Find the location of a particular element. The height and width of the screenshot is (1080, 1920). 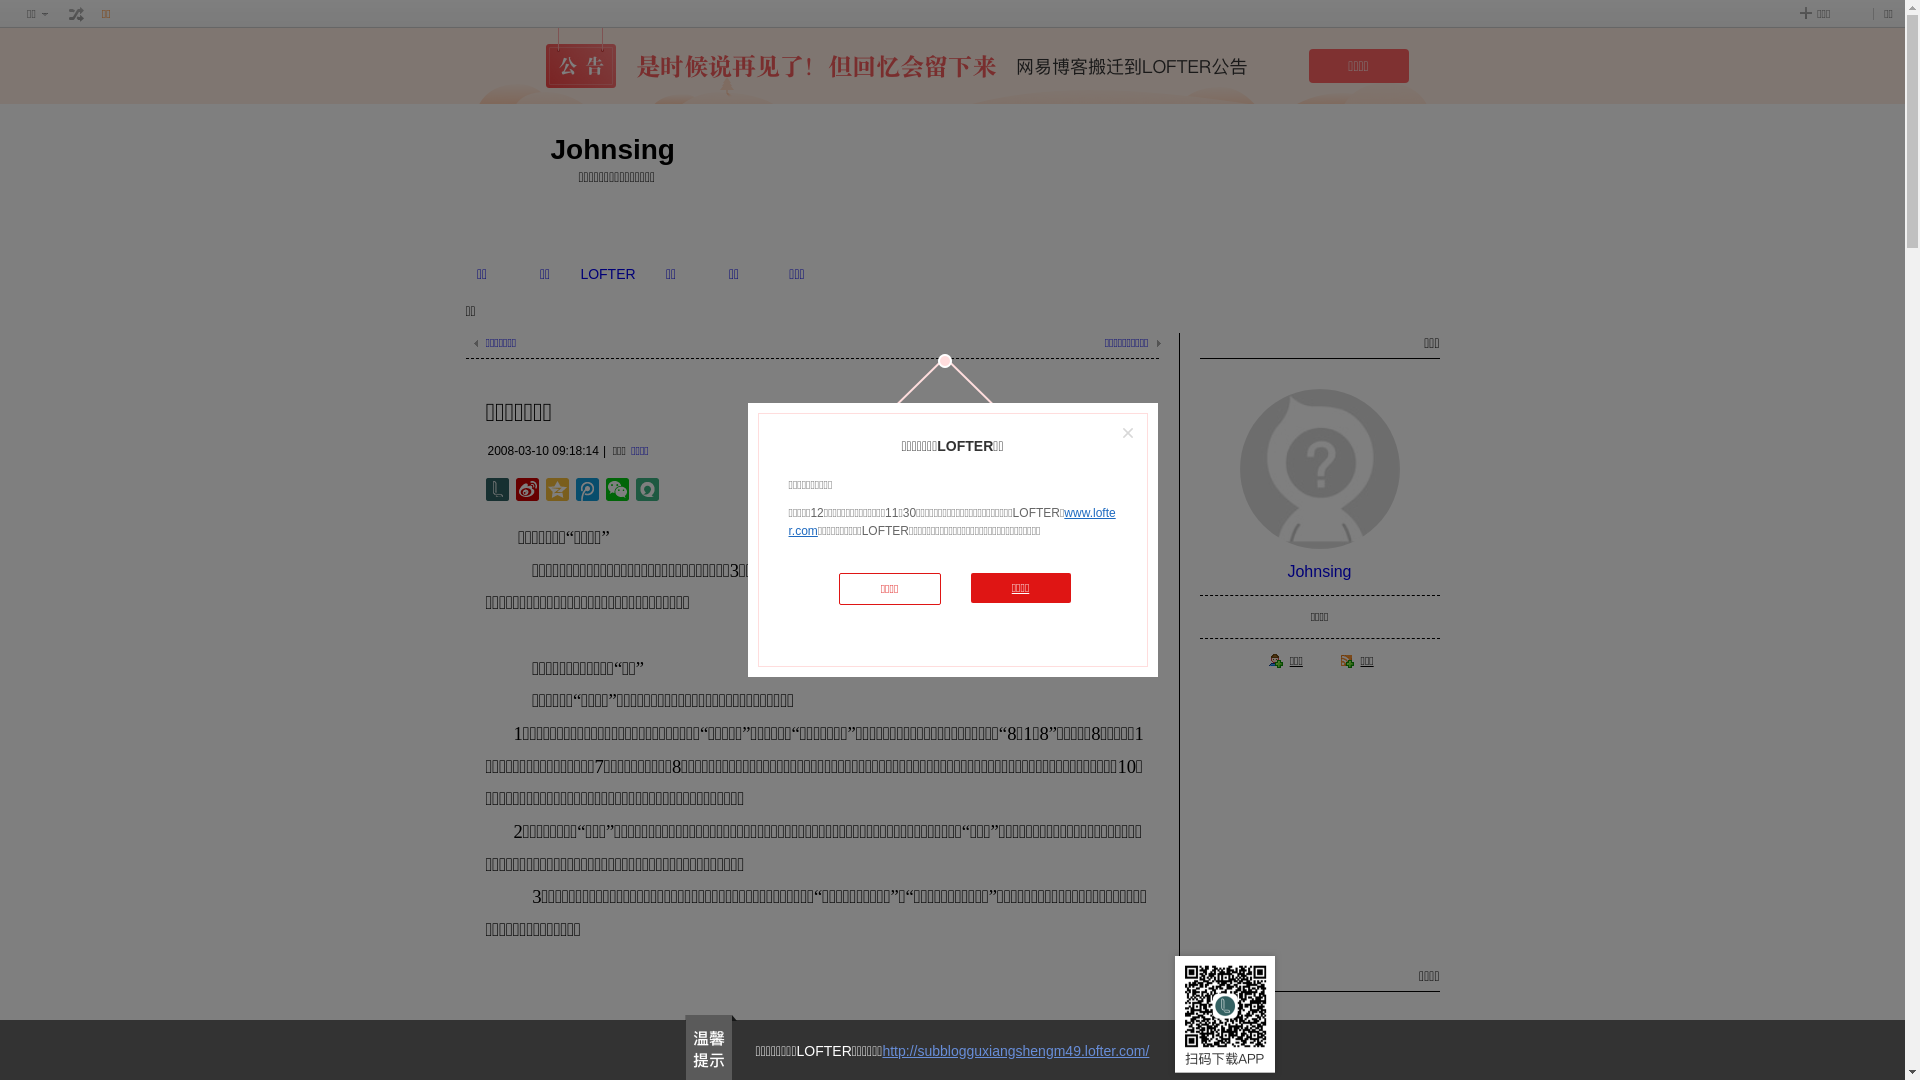

' ' is located at coordinates (76, 14).